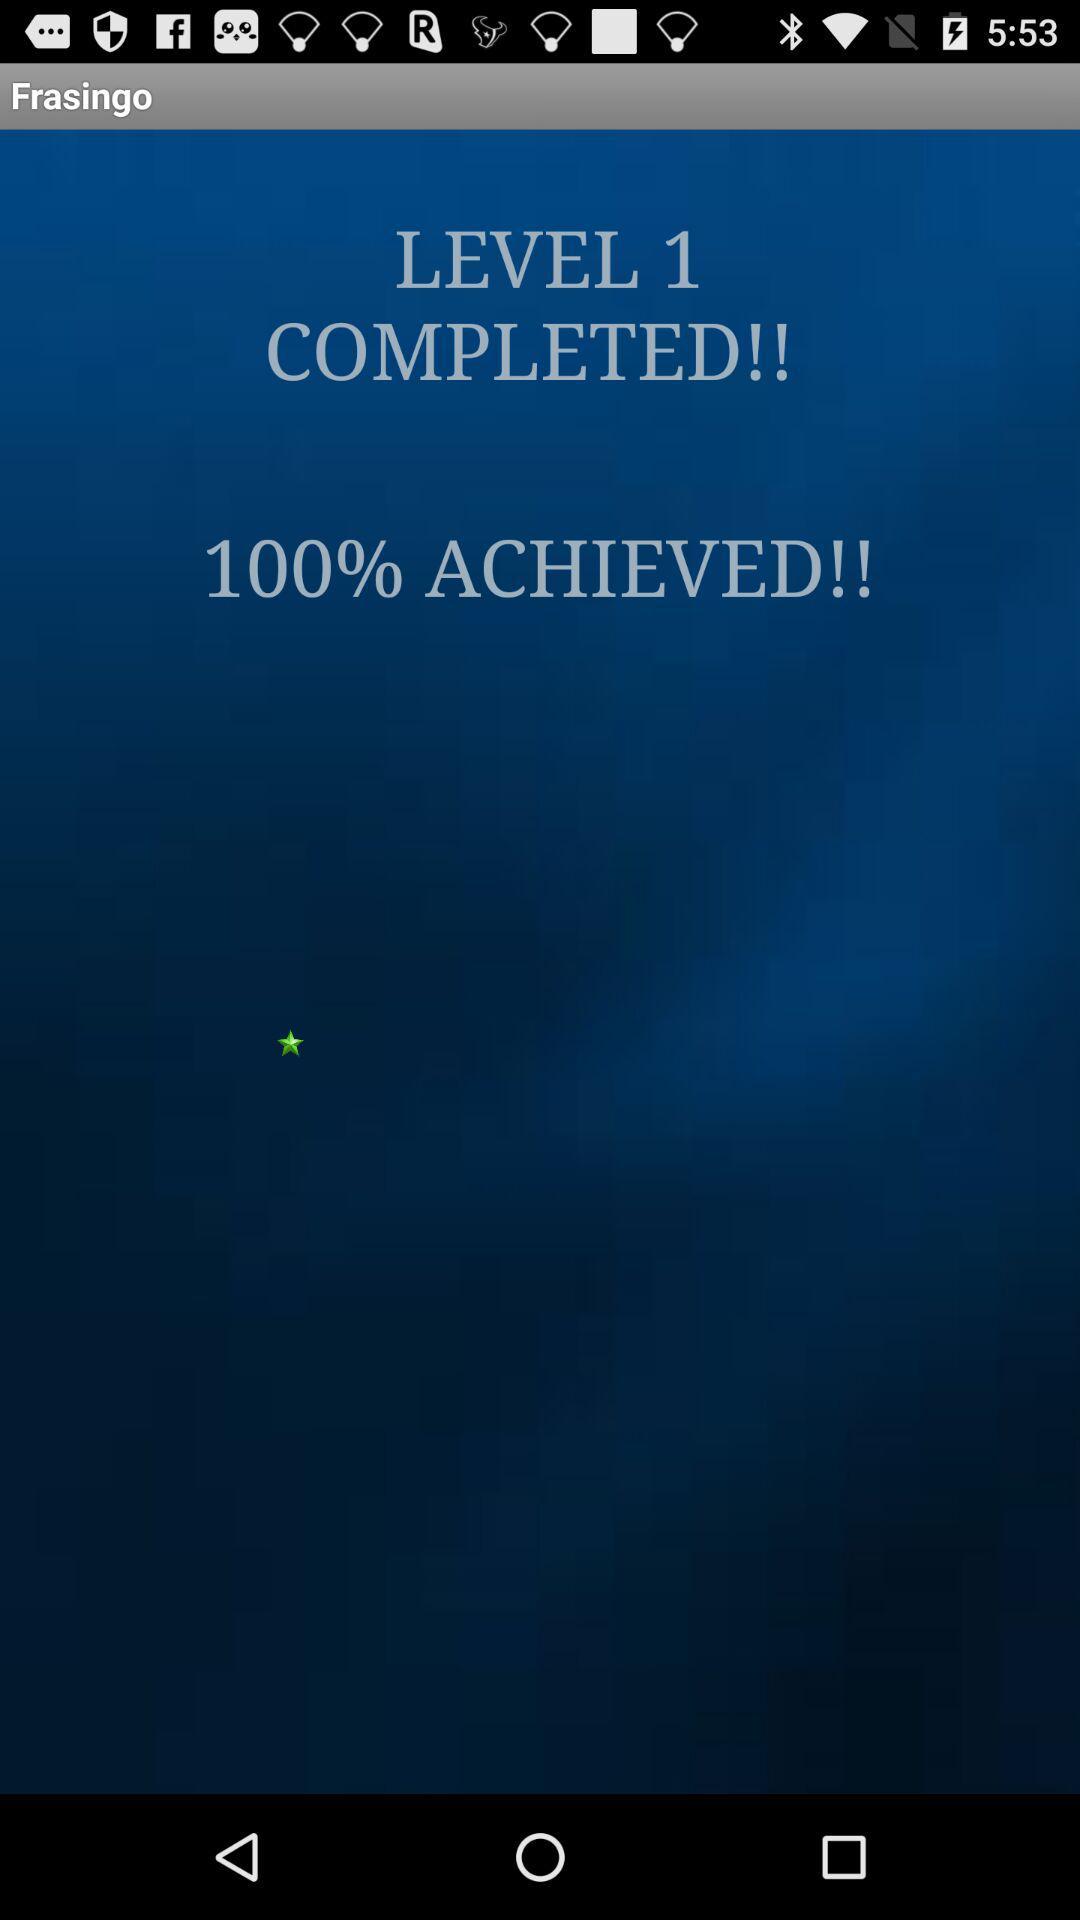 This screenshot has height=1920, width=1080. What do you see at coordinates (538, 563) in the screenshot?
I see `app below  level 1 completed!!  item` at bounding box center [538, 563].